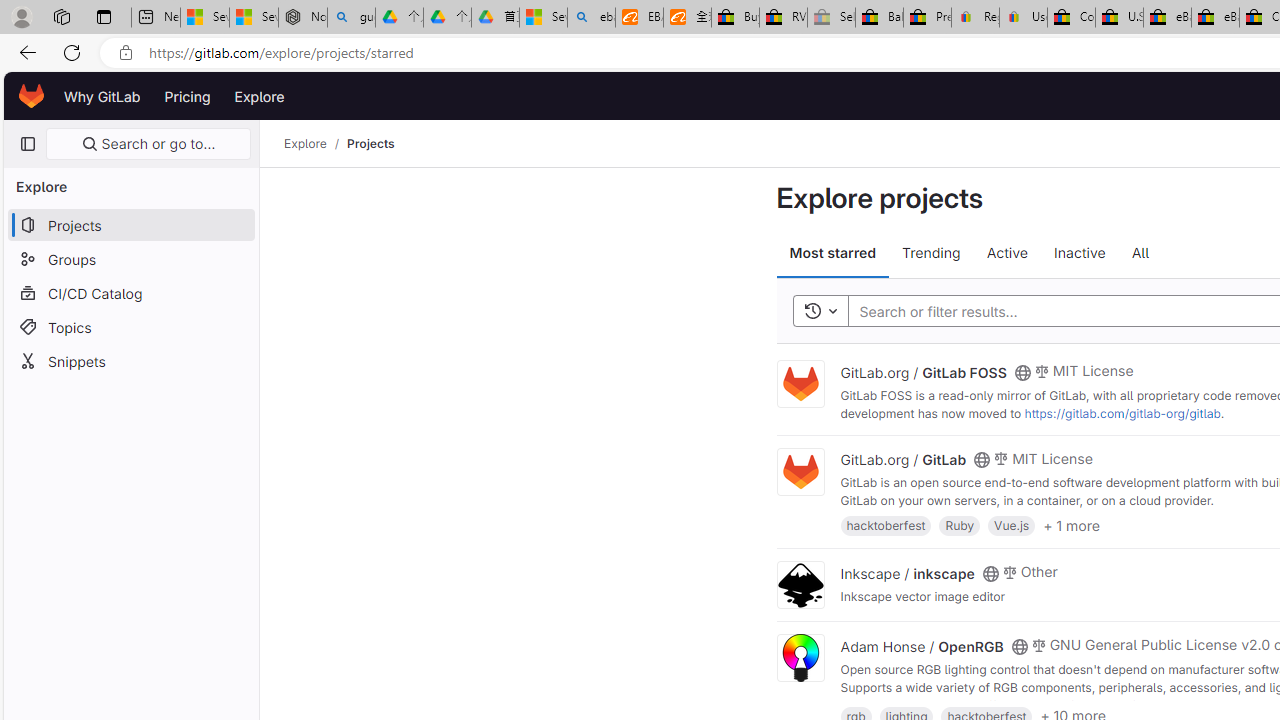  What do you see at coordinates (187, 96) in the screenshot?
I see `'Pricing'` at bounding box center [187, 96].